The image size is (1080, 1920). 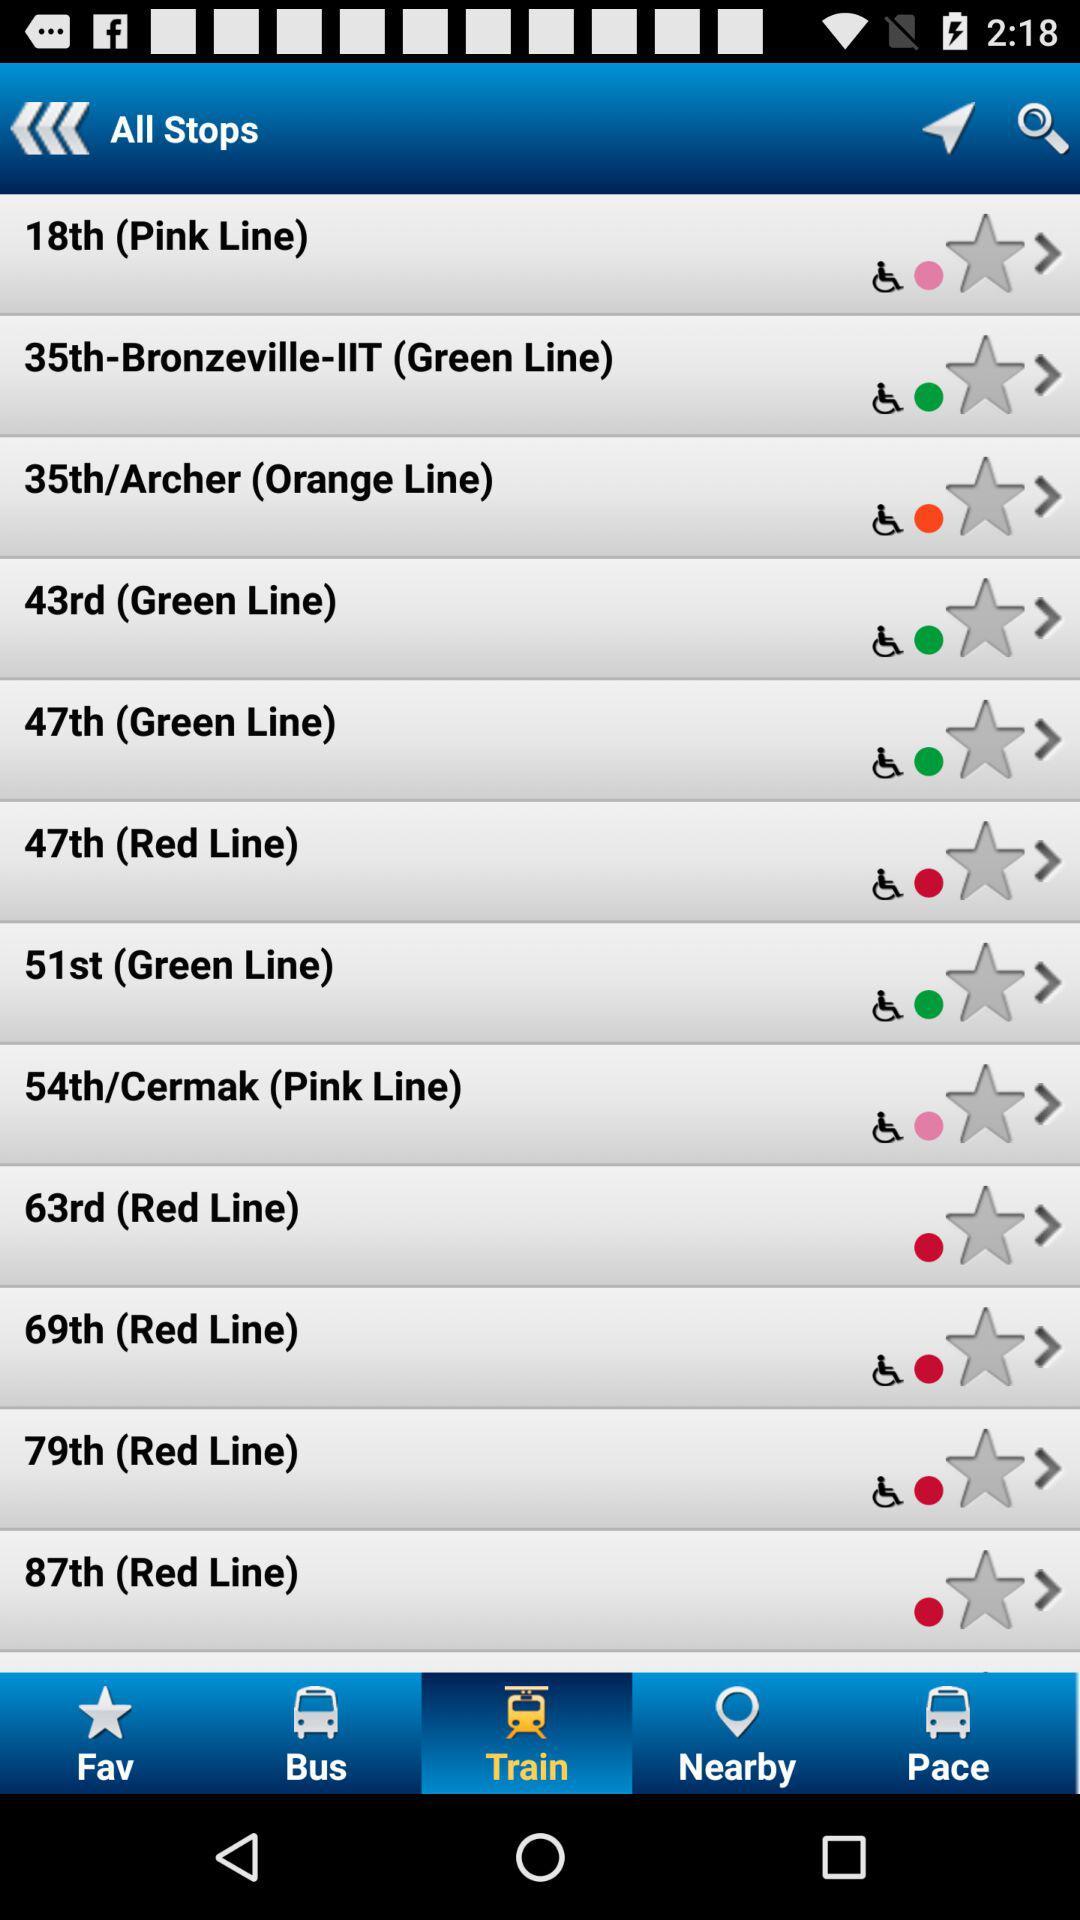 What do you see at coordinates (48, 127) in the screenshot?
I see `go back` at bounding box center [48, 127].